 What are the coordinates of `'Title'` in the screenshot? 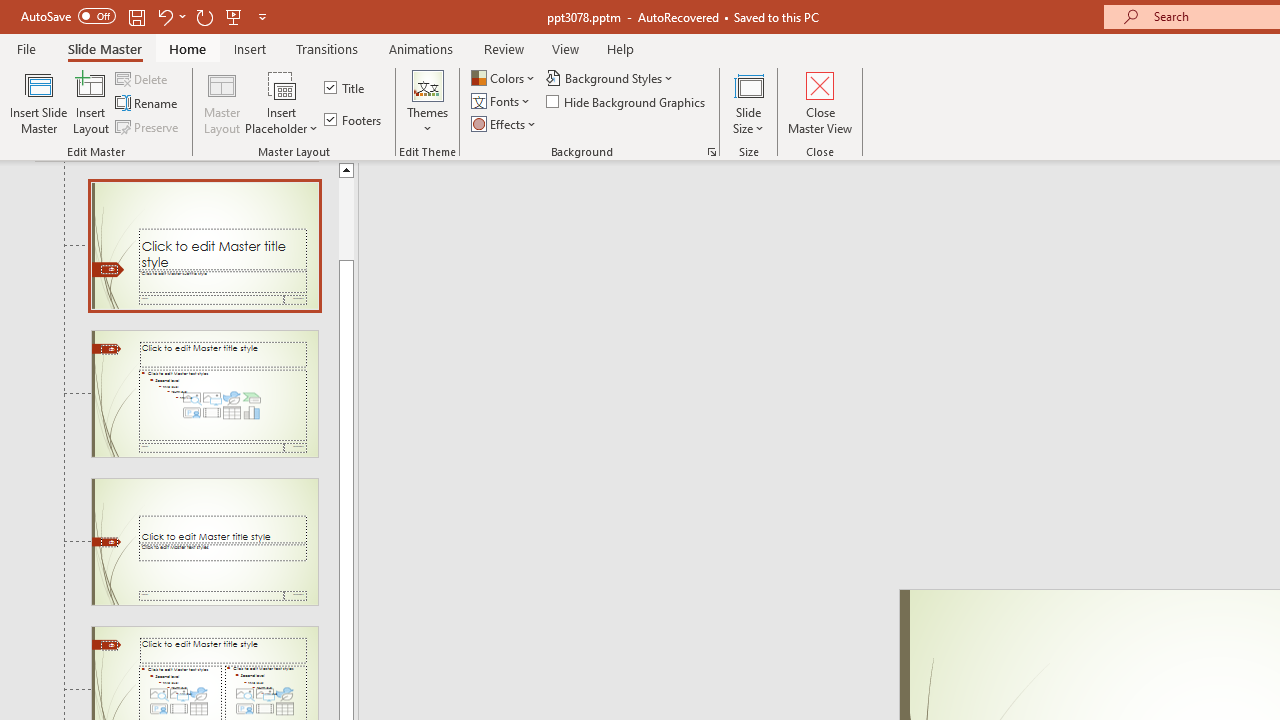 It's located at (346, 86).